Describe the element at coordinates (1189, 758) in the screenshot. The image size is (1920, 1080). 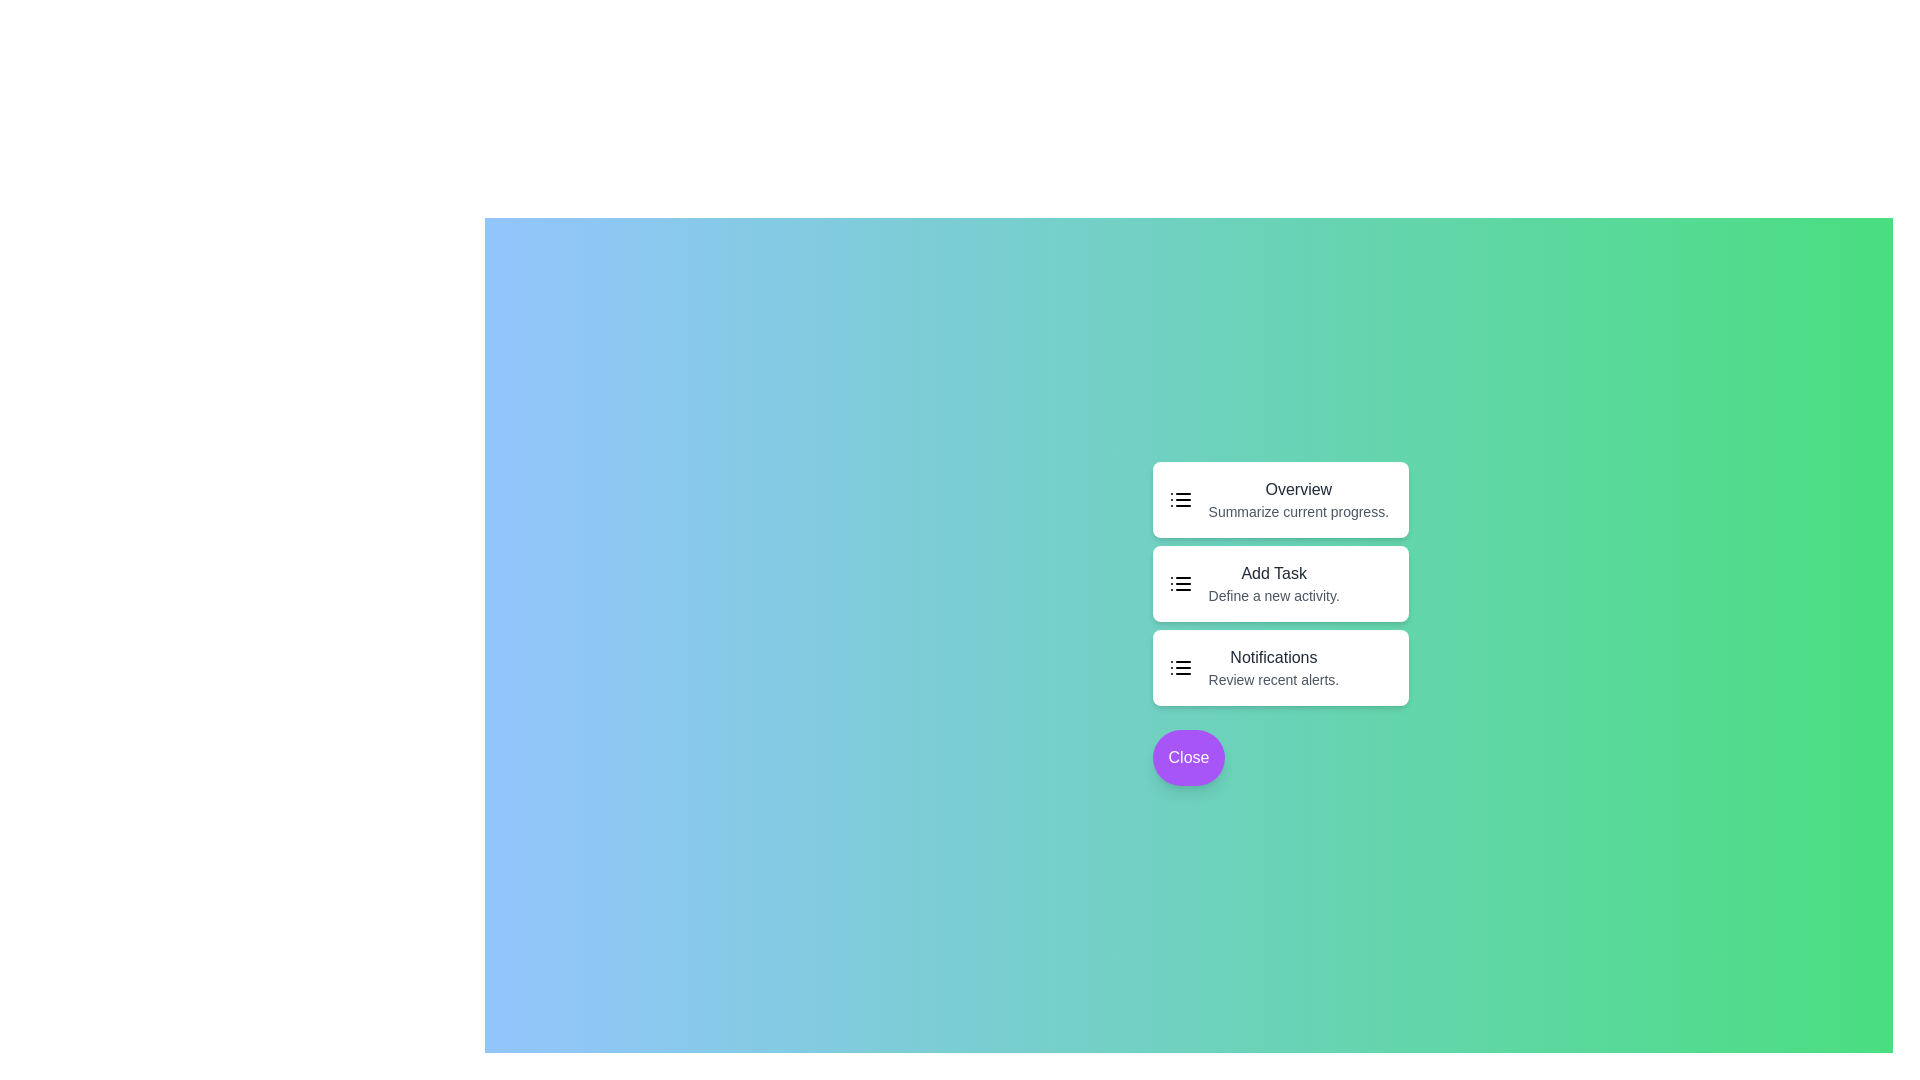
I see `the 'Close/Open' button to toggle the menu visibility` at that location.